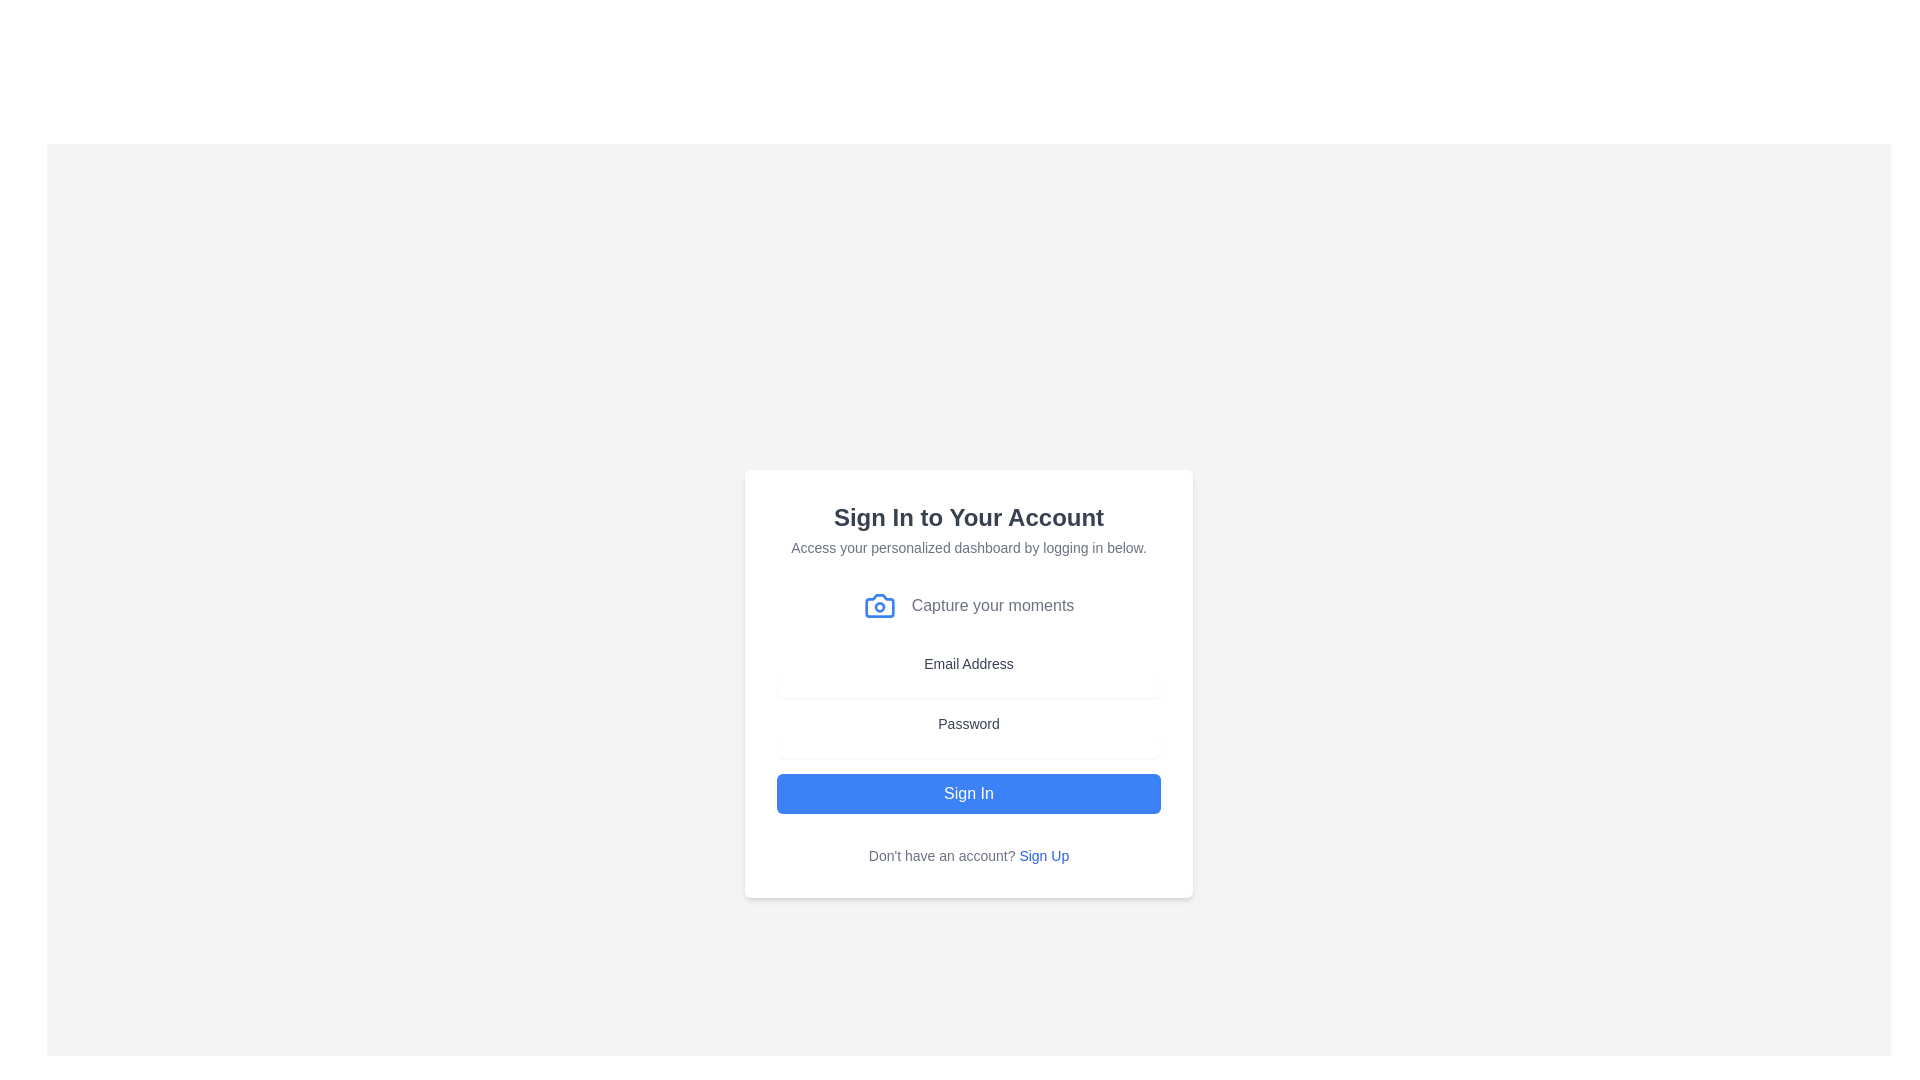  What do you see at coordinates (969, 724) in the screenshot?
I see `the 'Password' label which displays the word 'Password' in a clean sans-serif font with a medium-weight style and subtle gray color, positioned above the password input field` at bounding box center [969, 724].